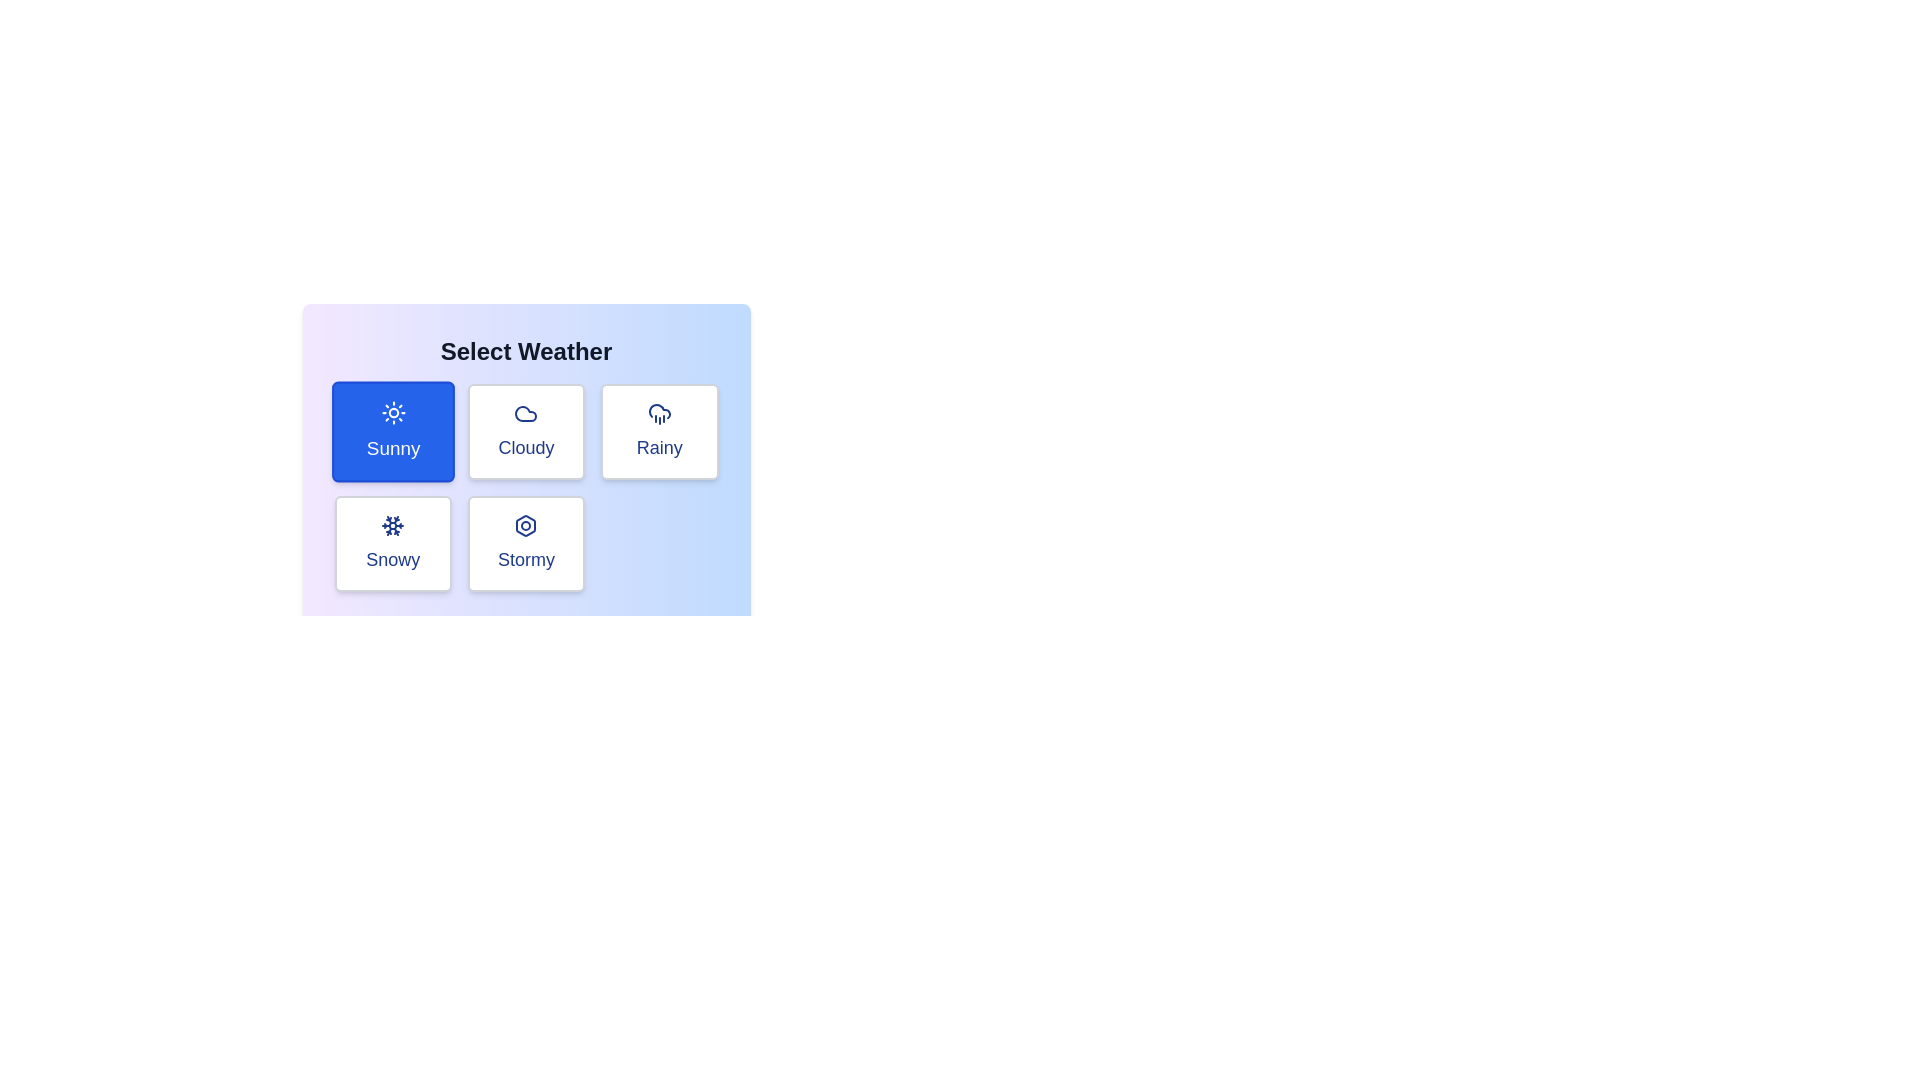 The width and height of the screenshot is (1920, 1080). I want to click on storm icon, which is a hexagonal-shaped icon with a circular bolt graphic inside, located centrally within the 'Stormy' selection button at the bottom-right of the grid under the 'Select Weather' heading, so click(526, 524).